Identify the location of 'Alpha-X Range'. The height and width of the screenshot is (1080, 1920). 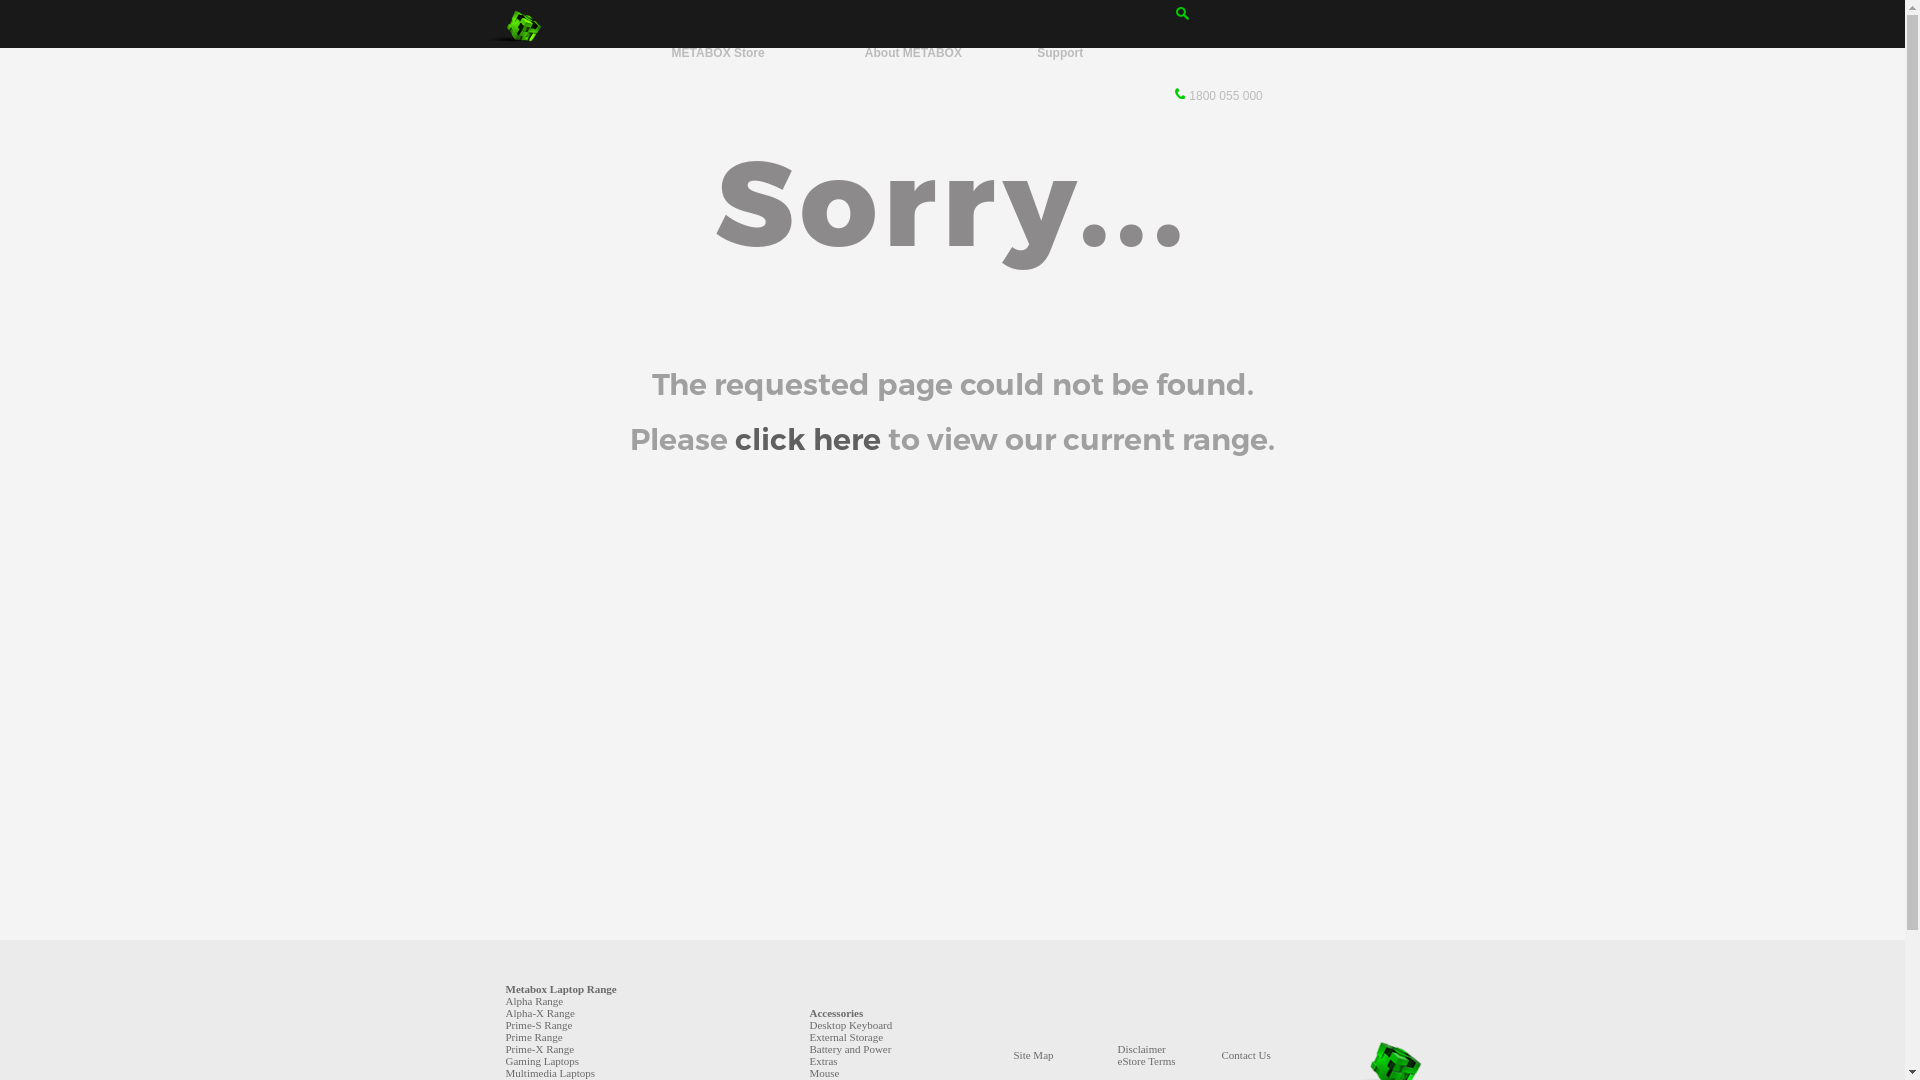
(540, 1013).